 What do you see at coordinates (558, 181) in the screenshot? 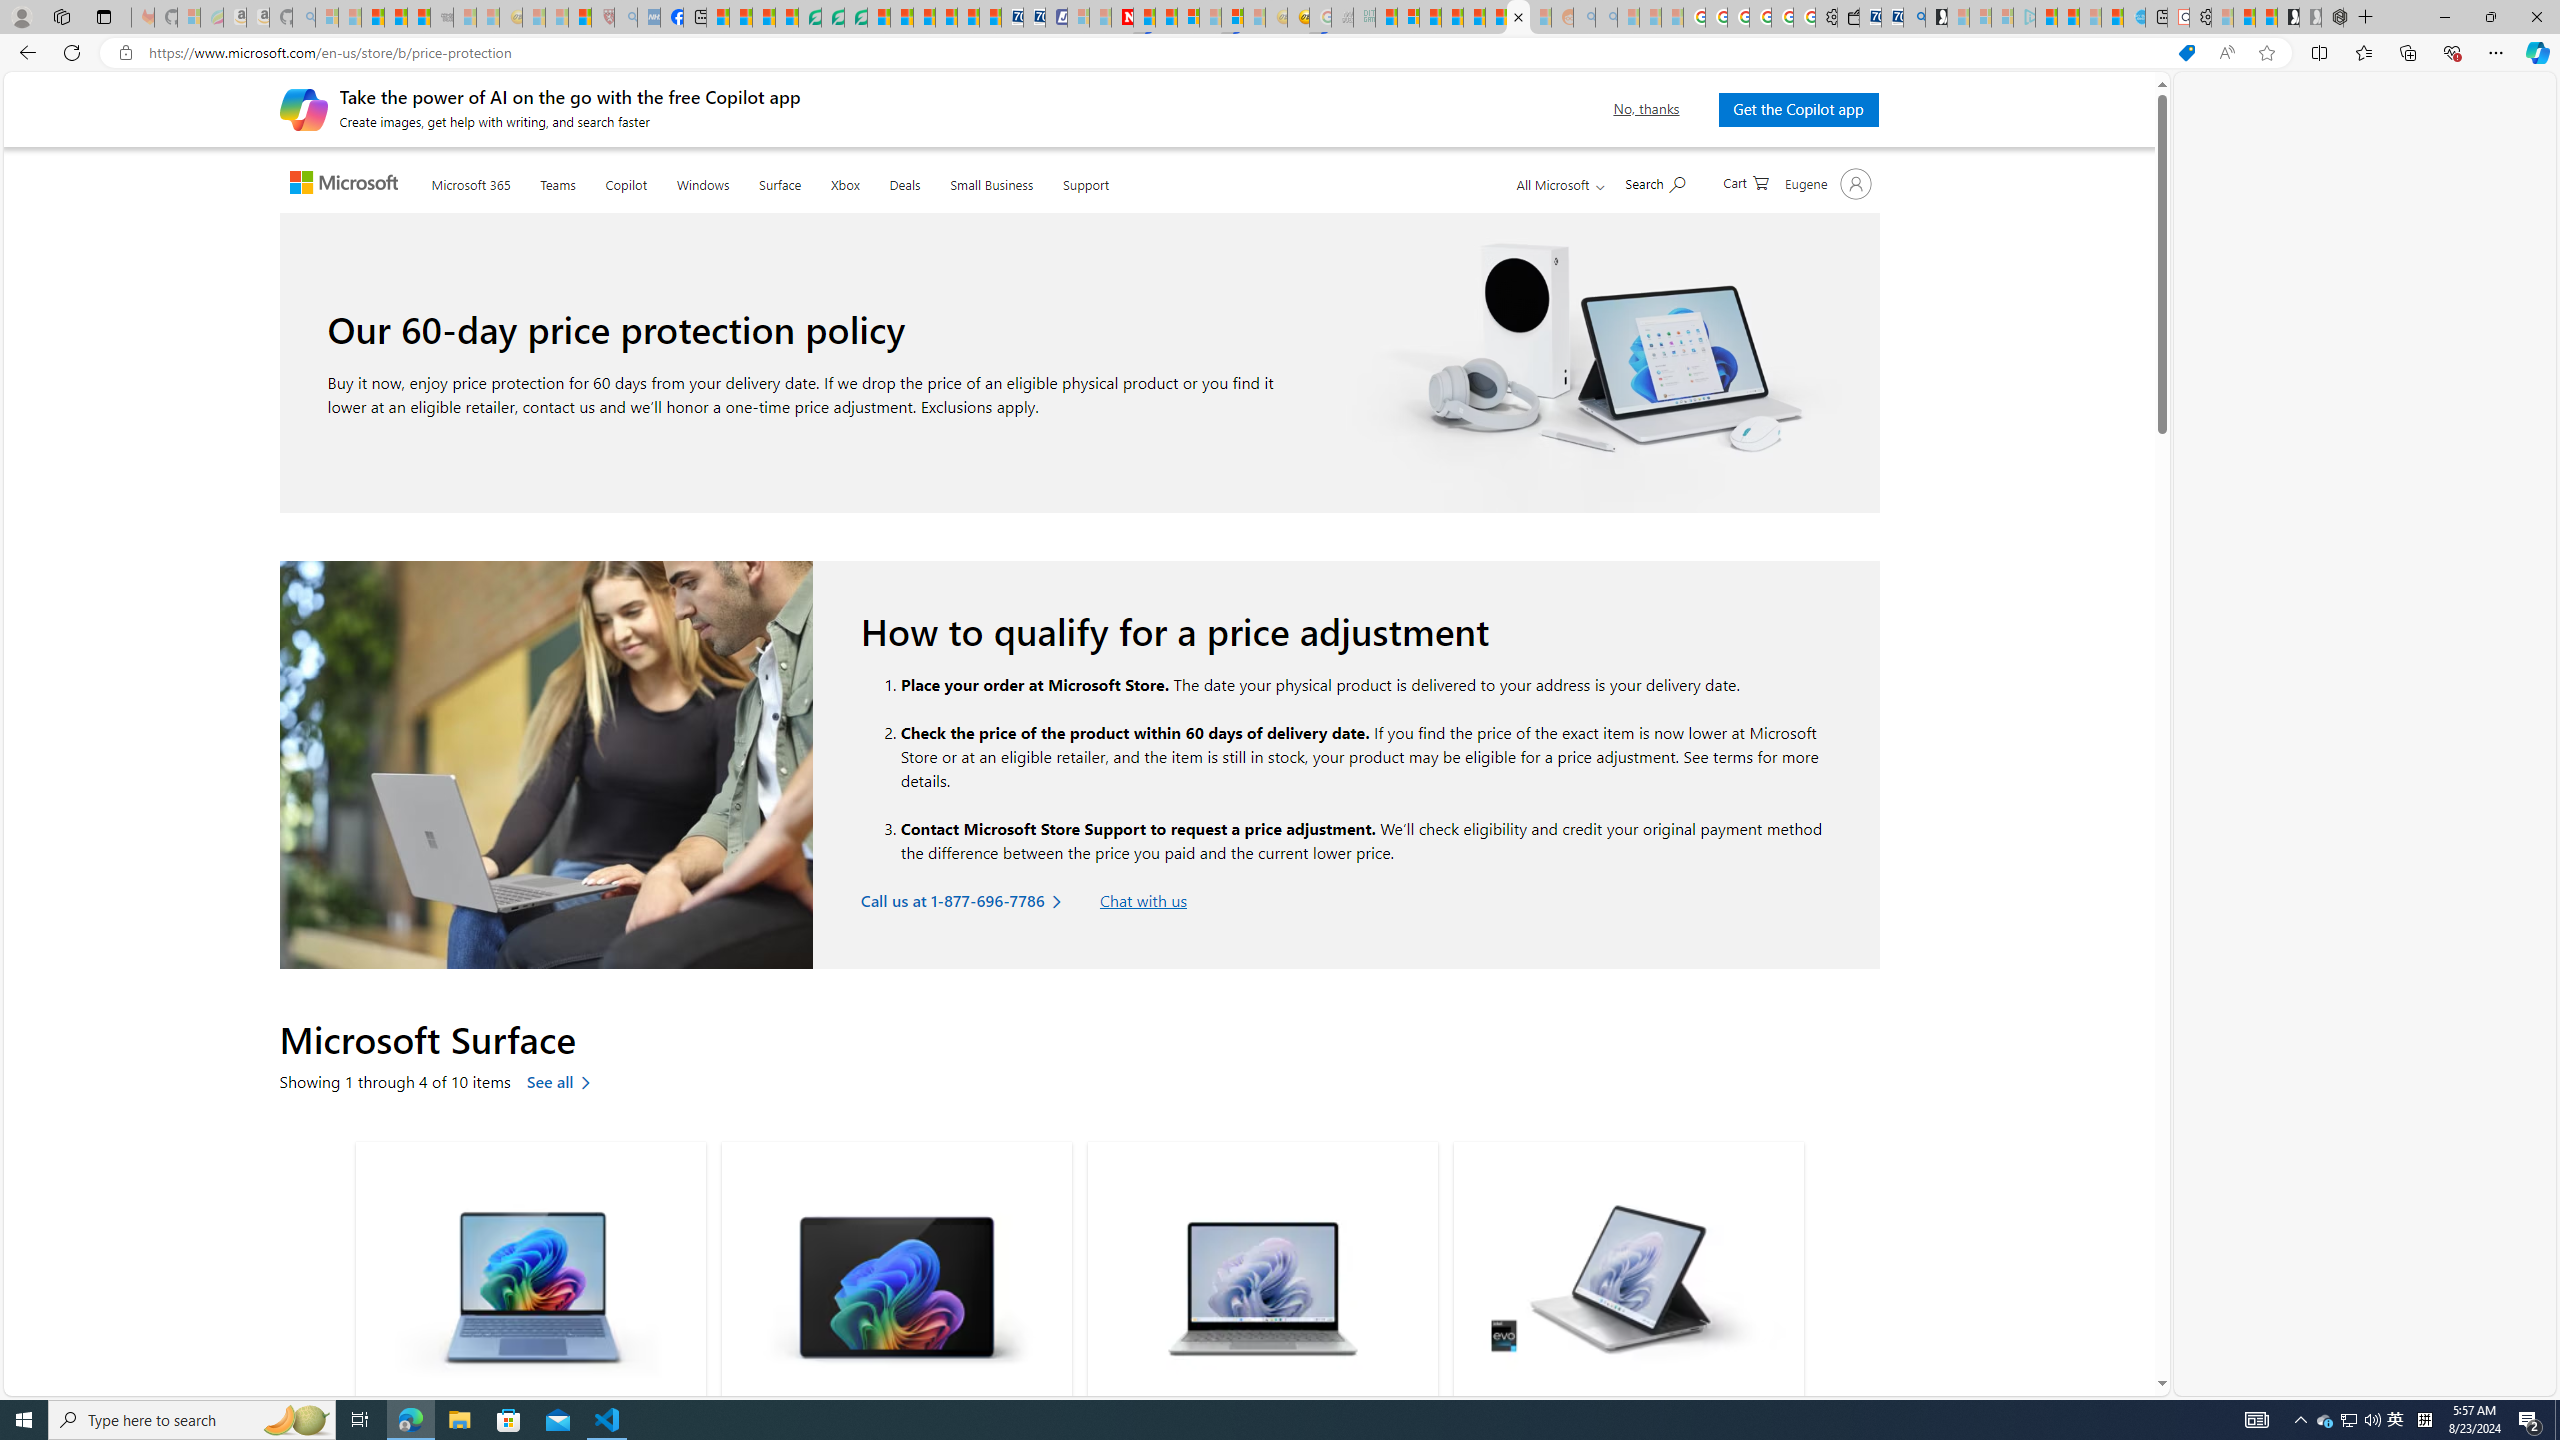
I see `'Teams'` at bounding box center [558, 181].